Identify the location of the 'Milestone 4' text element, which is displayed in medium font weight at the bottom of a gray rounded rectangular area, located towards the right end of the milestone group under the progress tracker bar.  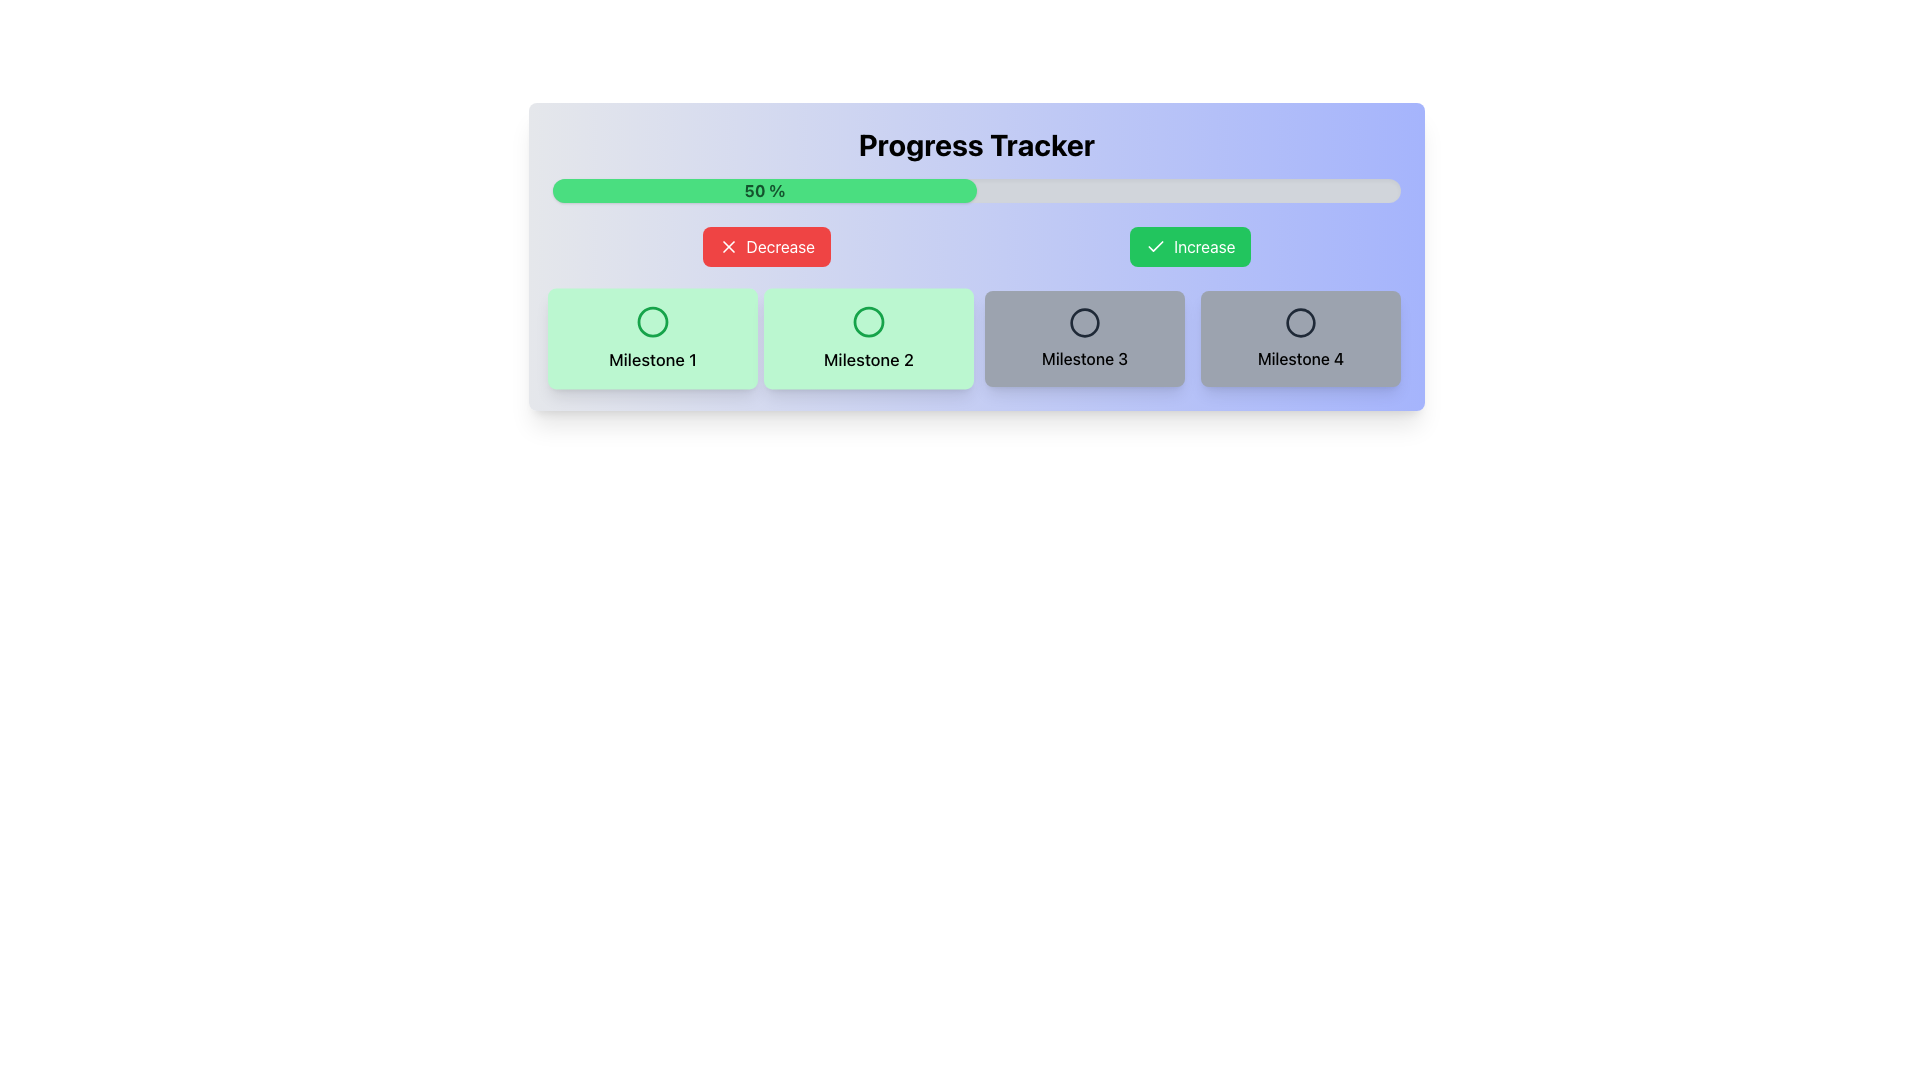
(1300, 357).